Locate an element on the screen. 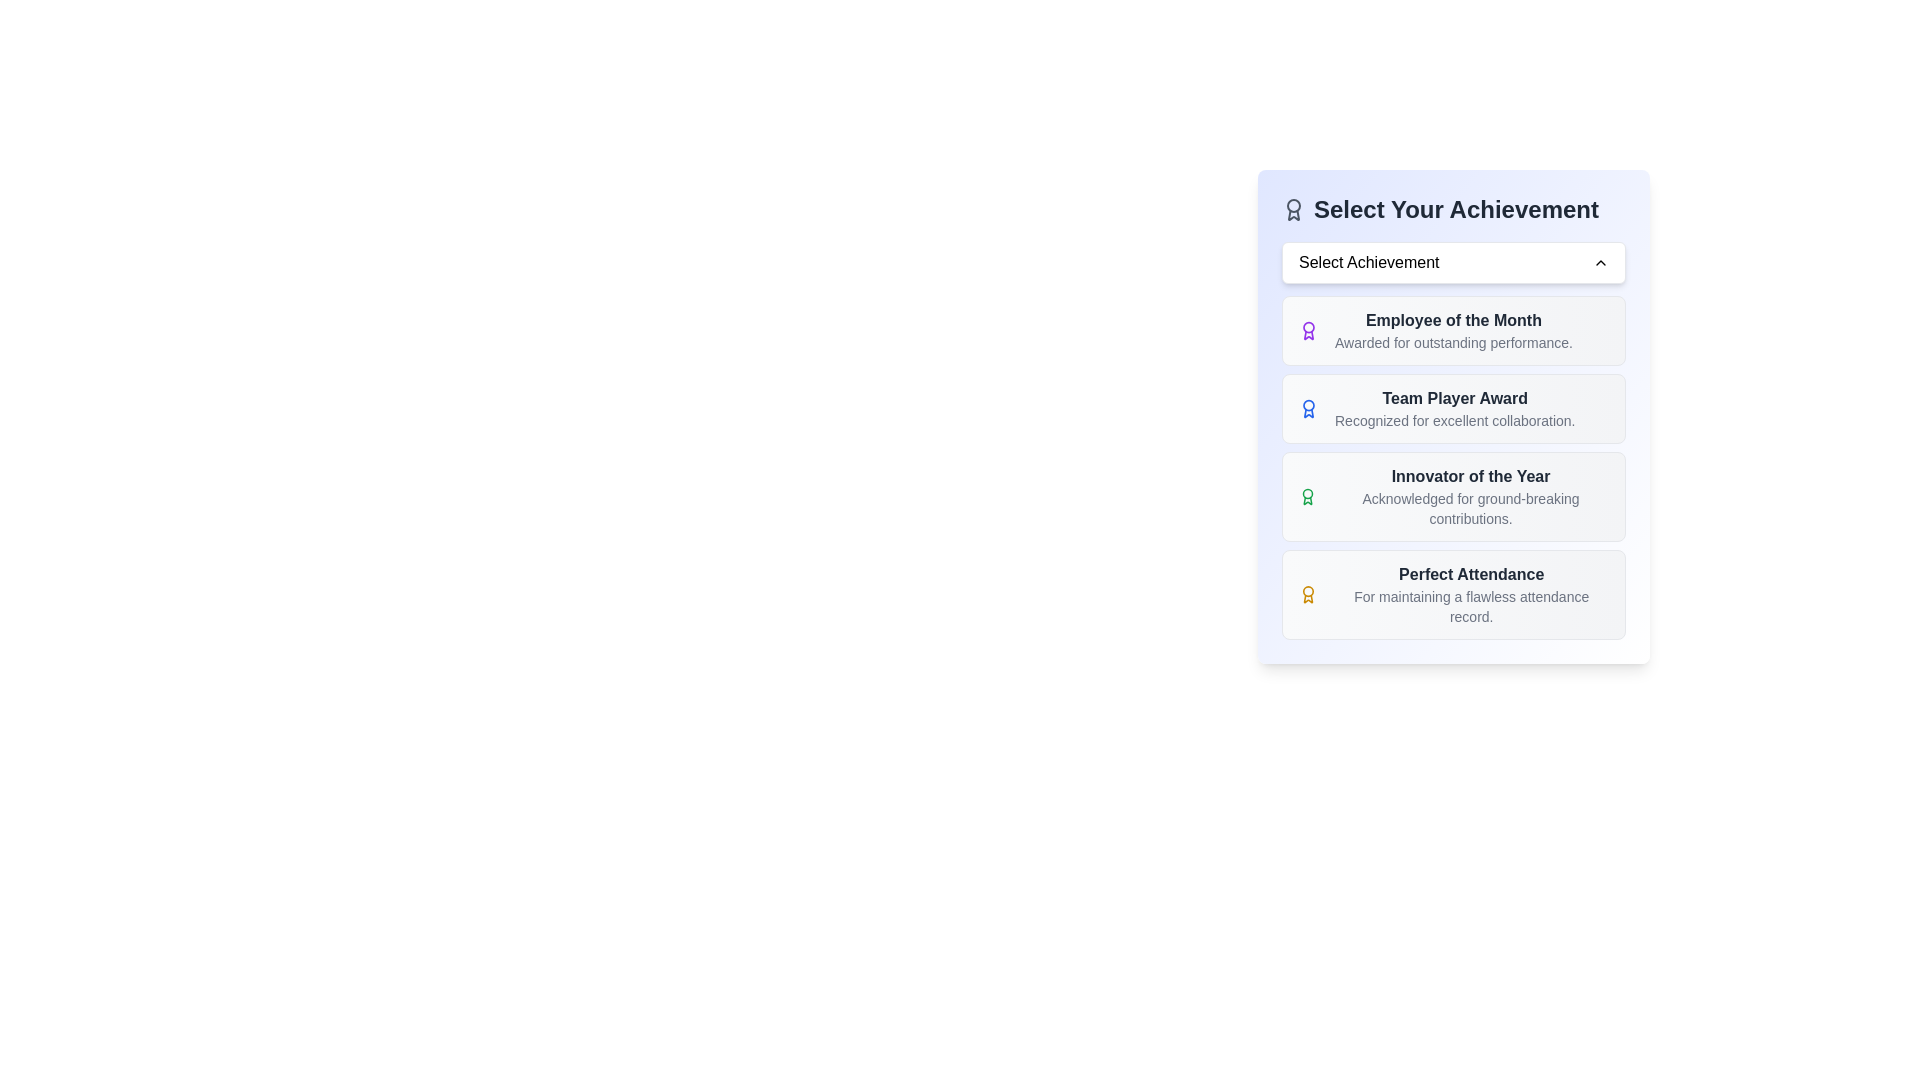 Image resolution: width=1920 pixels, height=1080 pixels. the static text label displaying 'Recognized for excellent collaboration.' positioned below 'Team Player Award' in the list of achievement options is located at coordinates (1455, 419).